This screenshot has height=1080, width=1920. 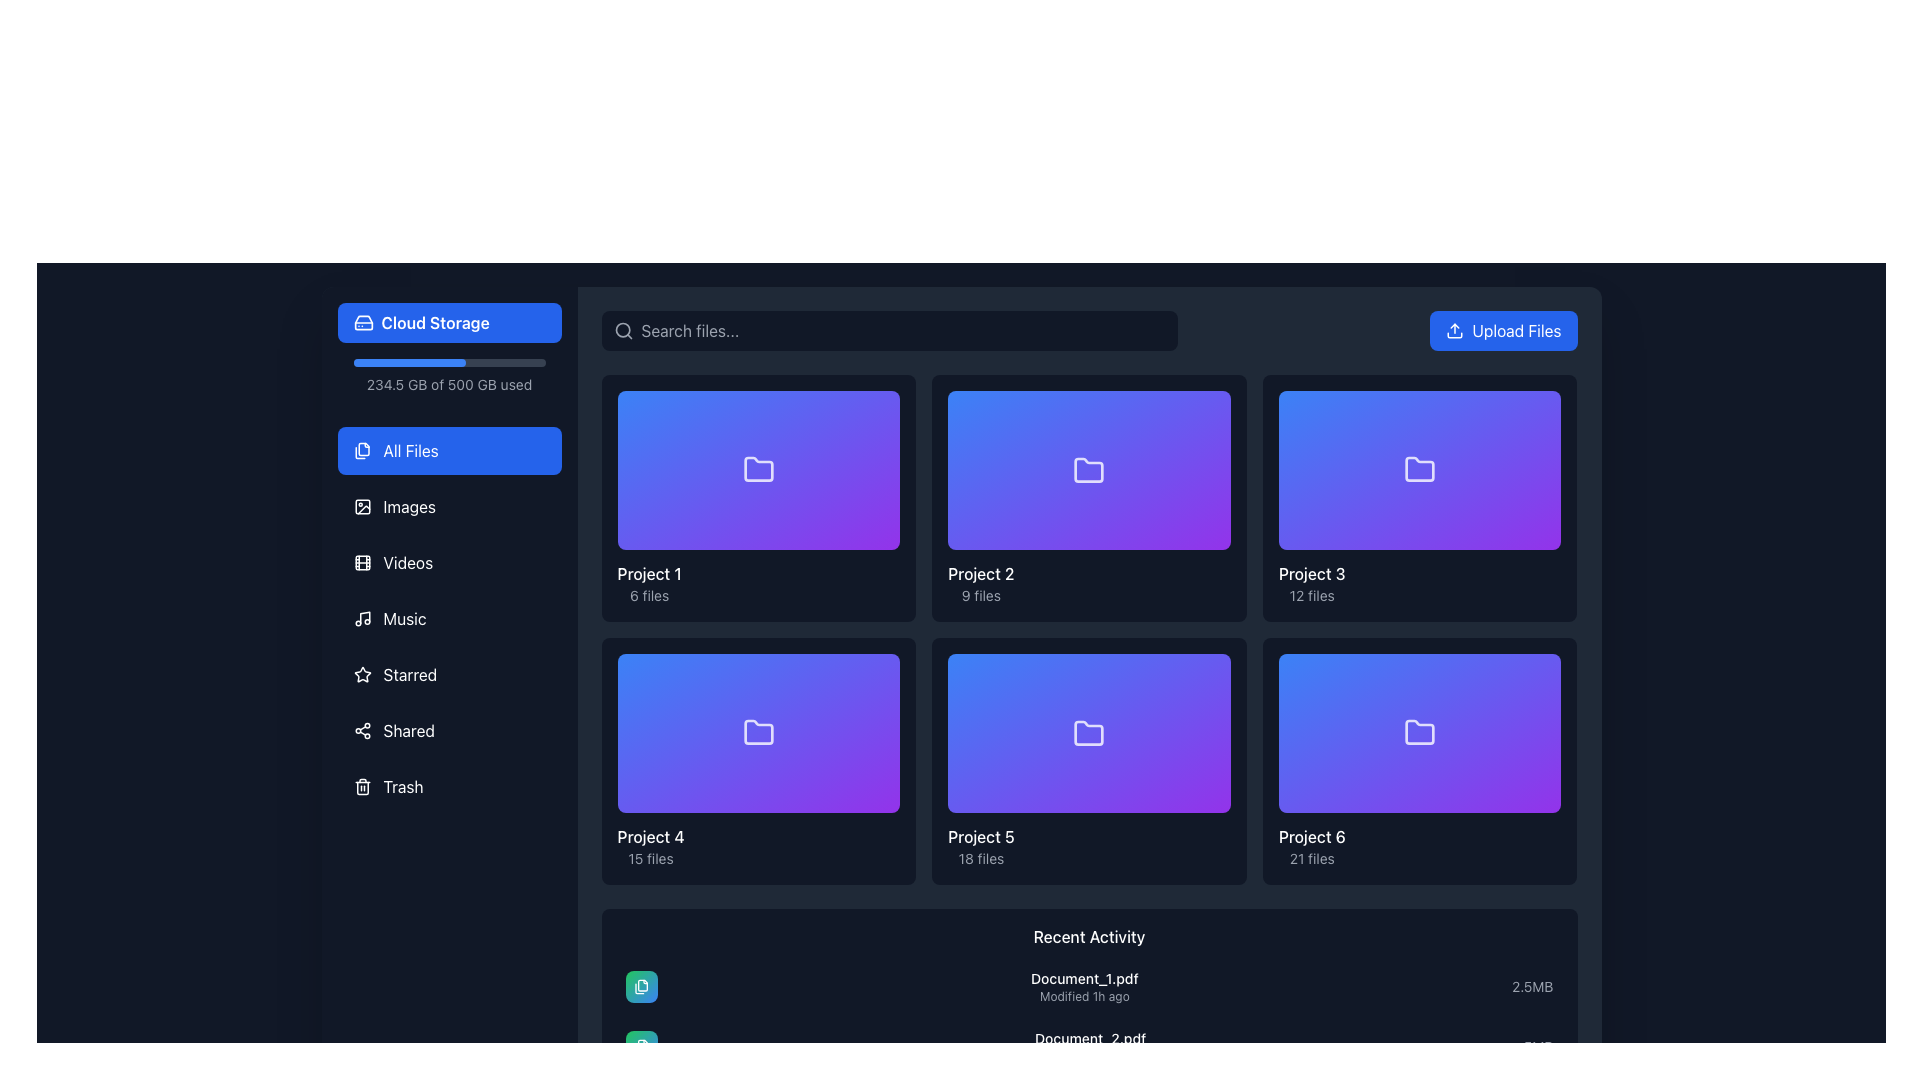 What do you see at coordinates (1540, 674) in the screenshot?
I see `the interactive menu button located at the top-right corner of the 'Project 6' box` at bounding box center [1540, 674].